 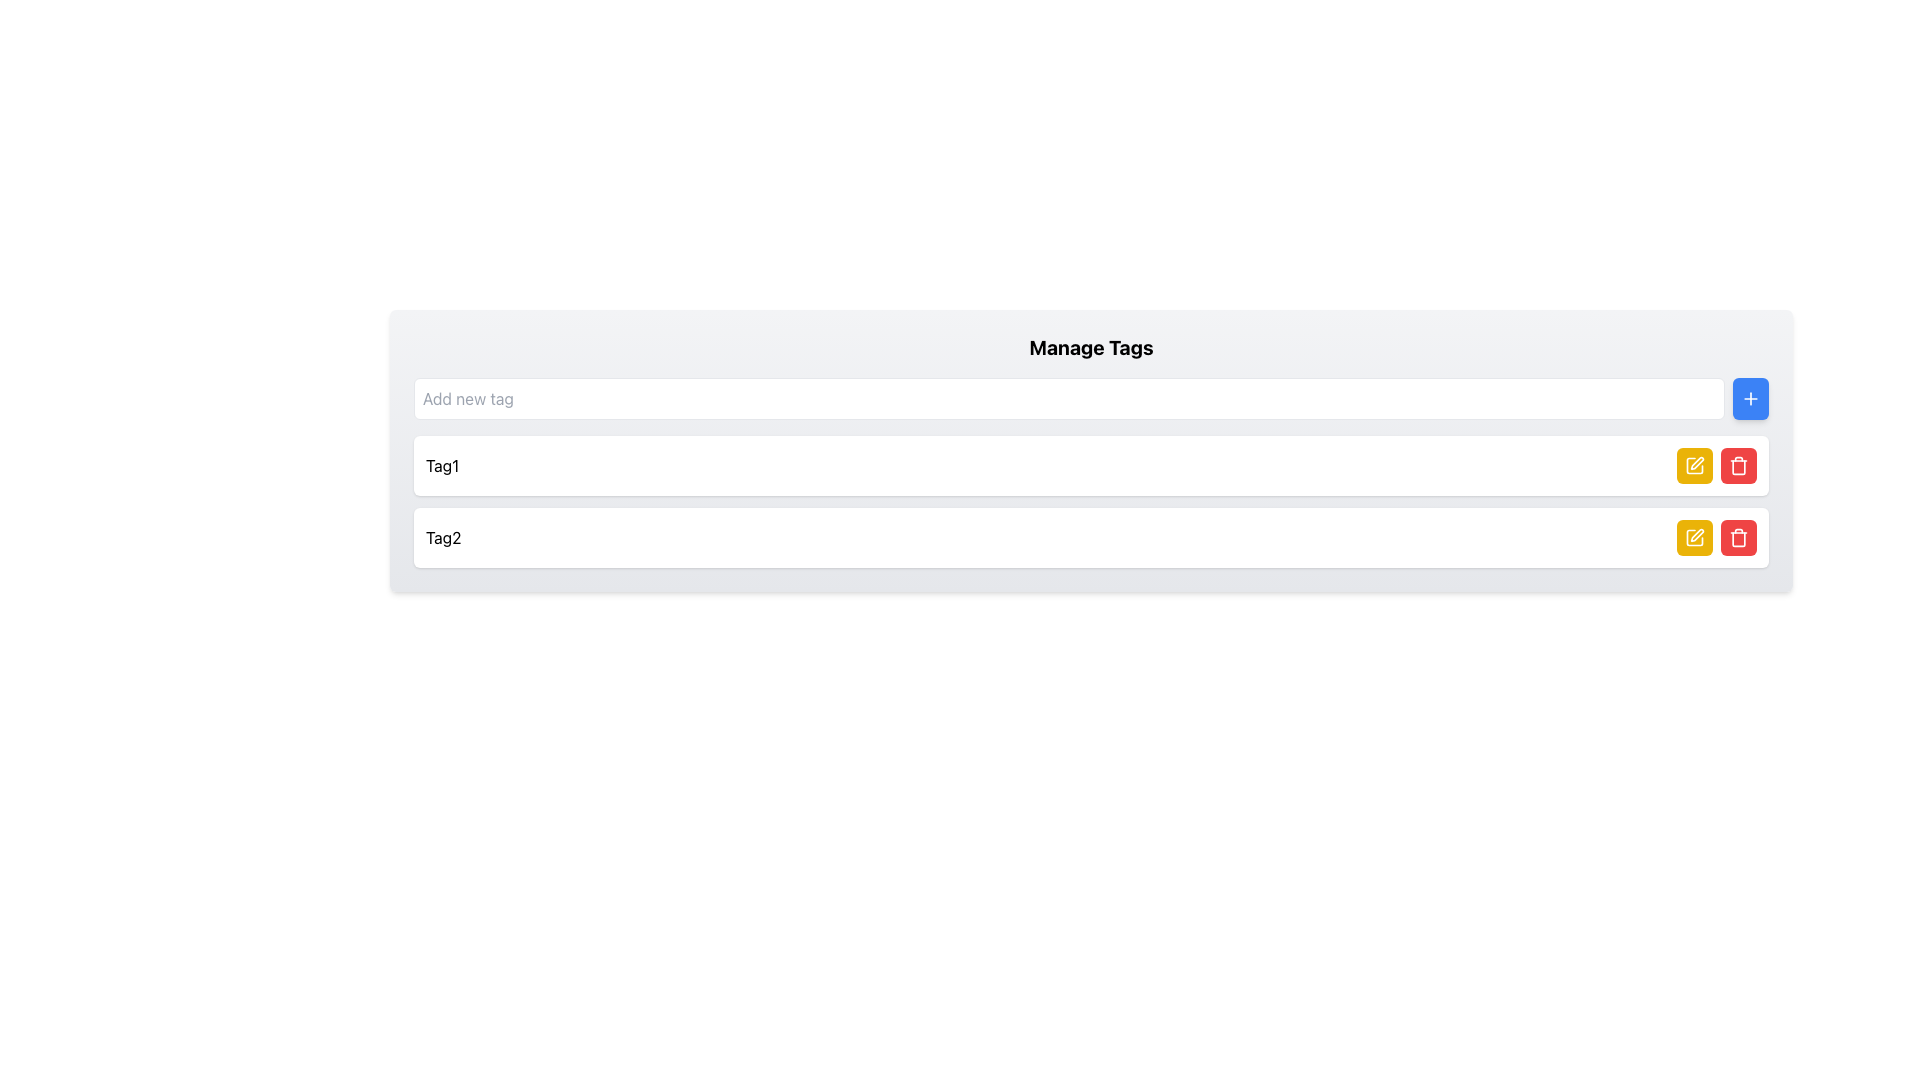 I want to click on the first action icon button to the left of the trash-can-shaped icon for editing the corresponding tag associated with 'Tag2.', so click(x=1696, y=534).